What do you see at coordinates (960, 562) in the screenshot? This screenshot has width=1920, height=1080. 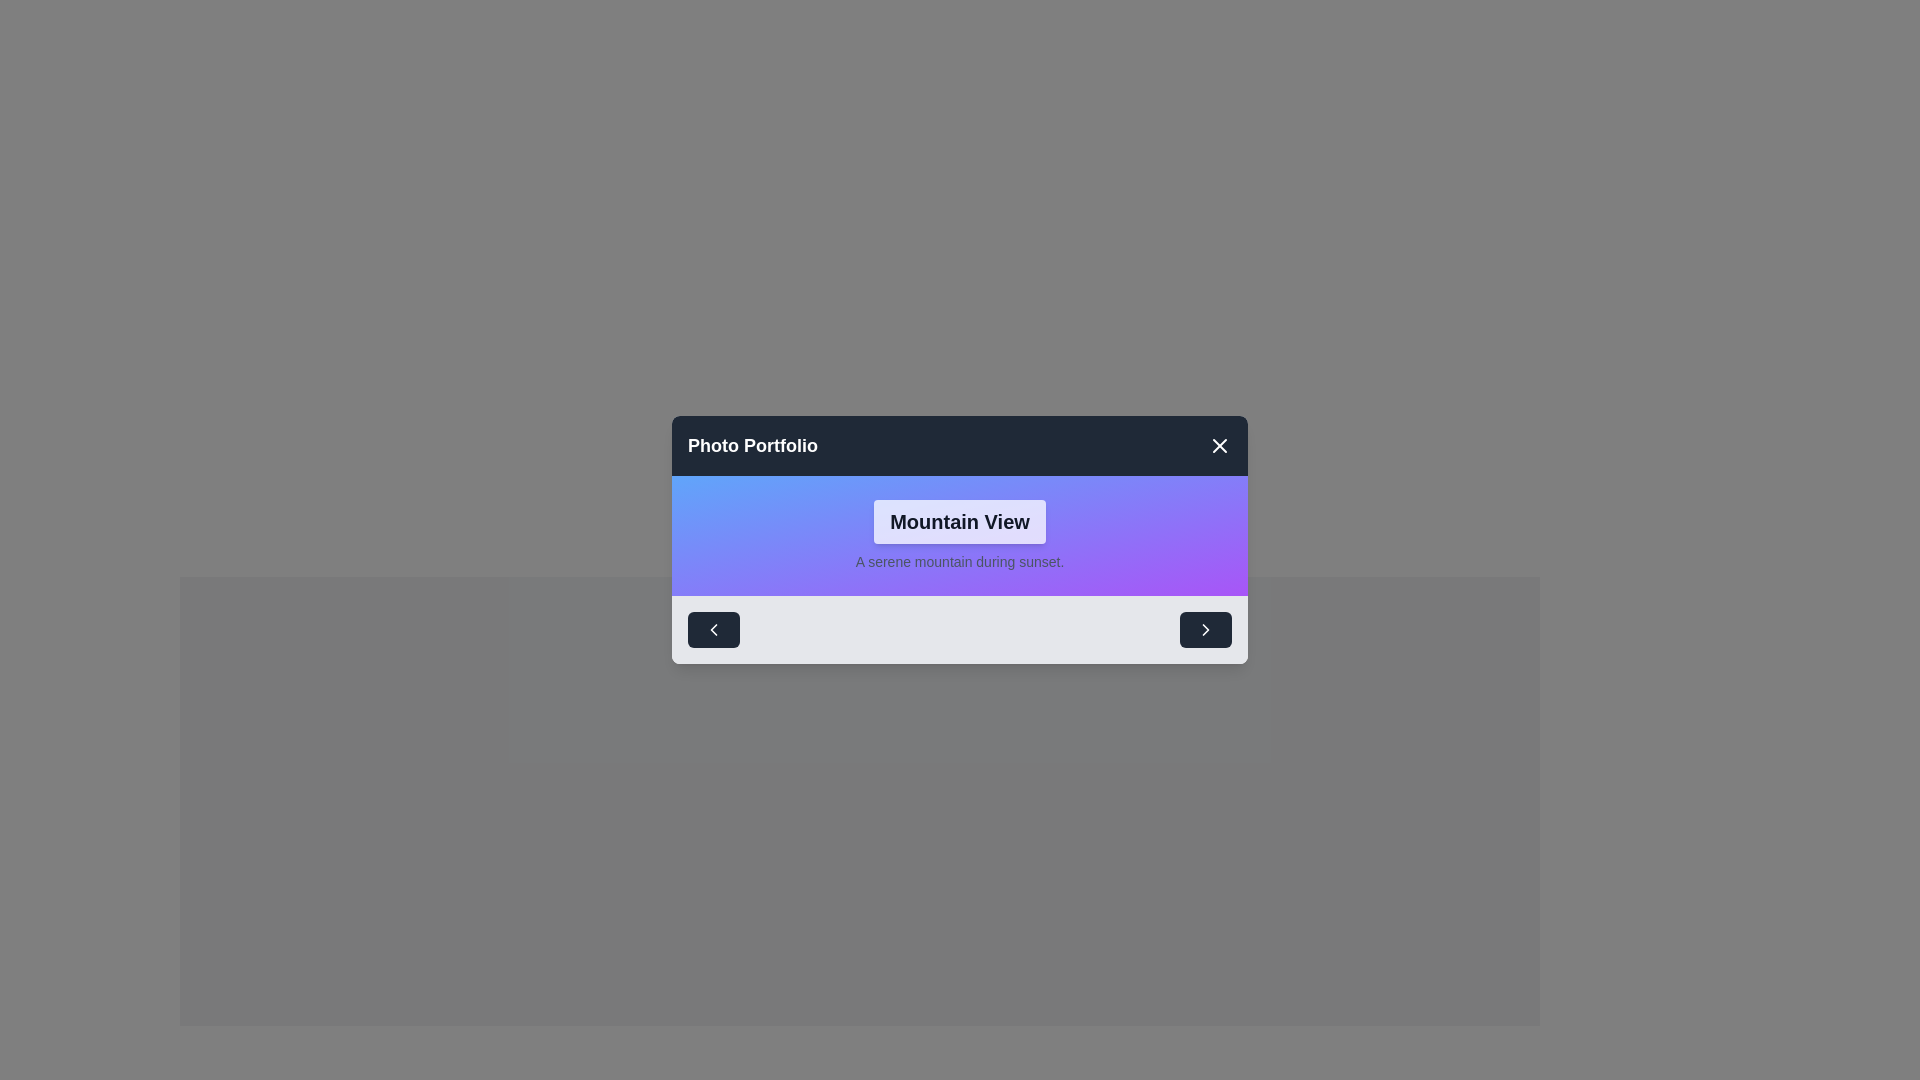 I see `the static text label displaying 'A serene mountain during sunset.' which is styled in gray and positioned below the heading 'Mountain View'` at bounding box center [960, 562].